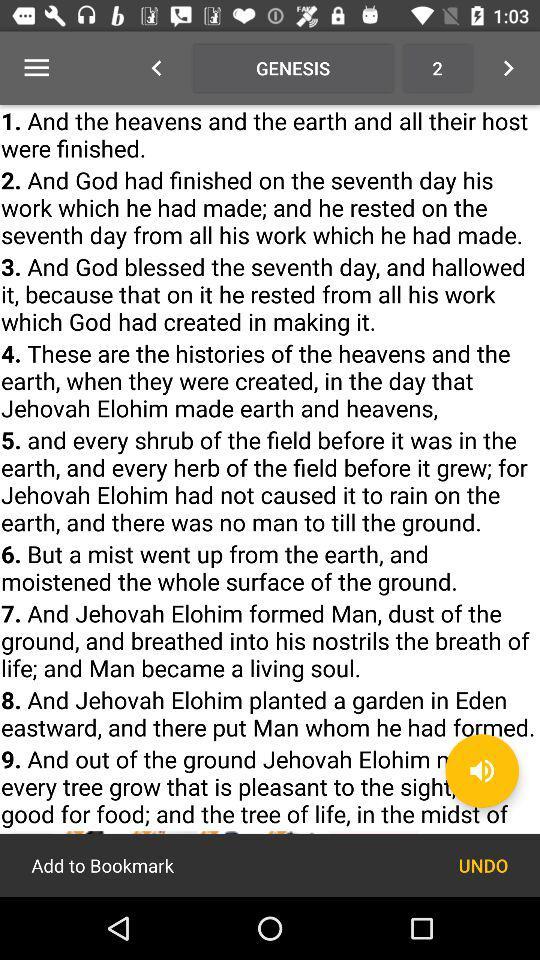  Describe the element at coordinates (481, 769) in the screenshot. I see `the volume icon` at that location.